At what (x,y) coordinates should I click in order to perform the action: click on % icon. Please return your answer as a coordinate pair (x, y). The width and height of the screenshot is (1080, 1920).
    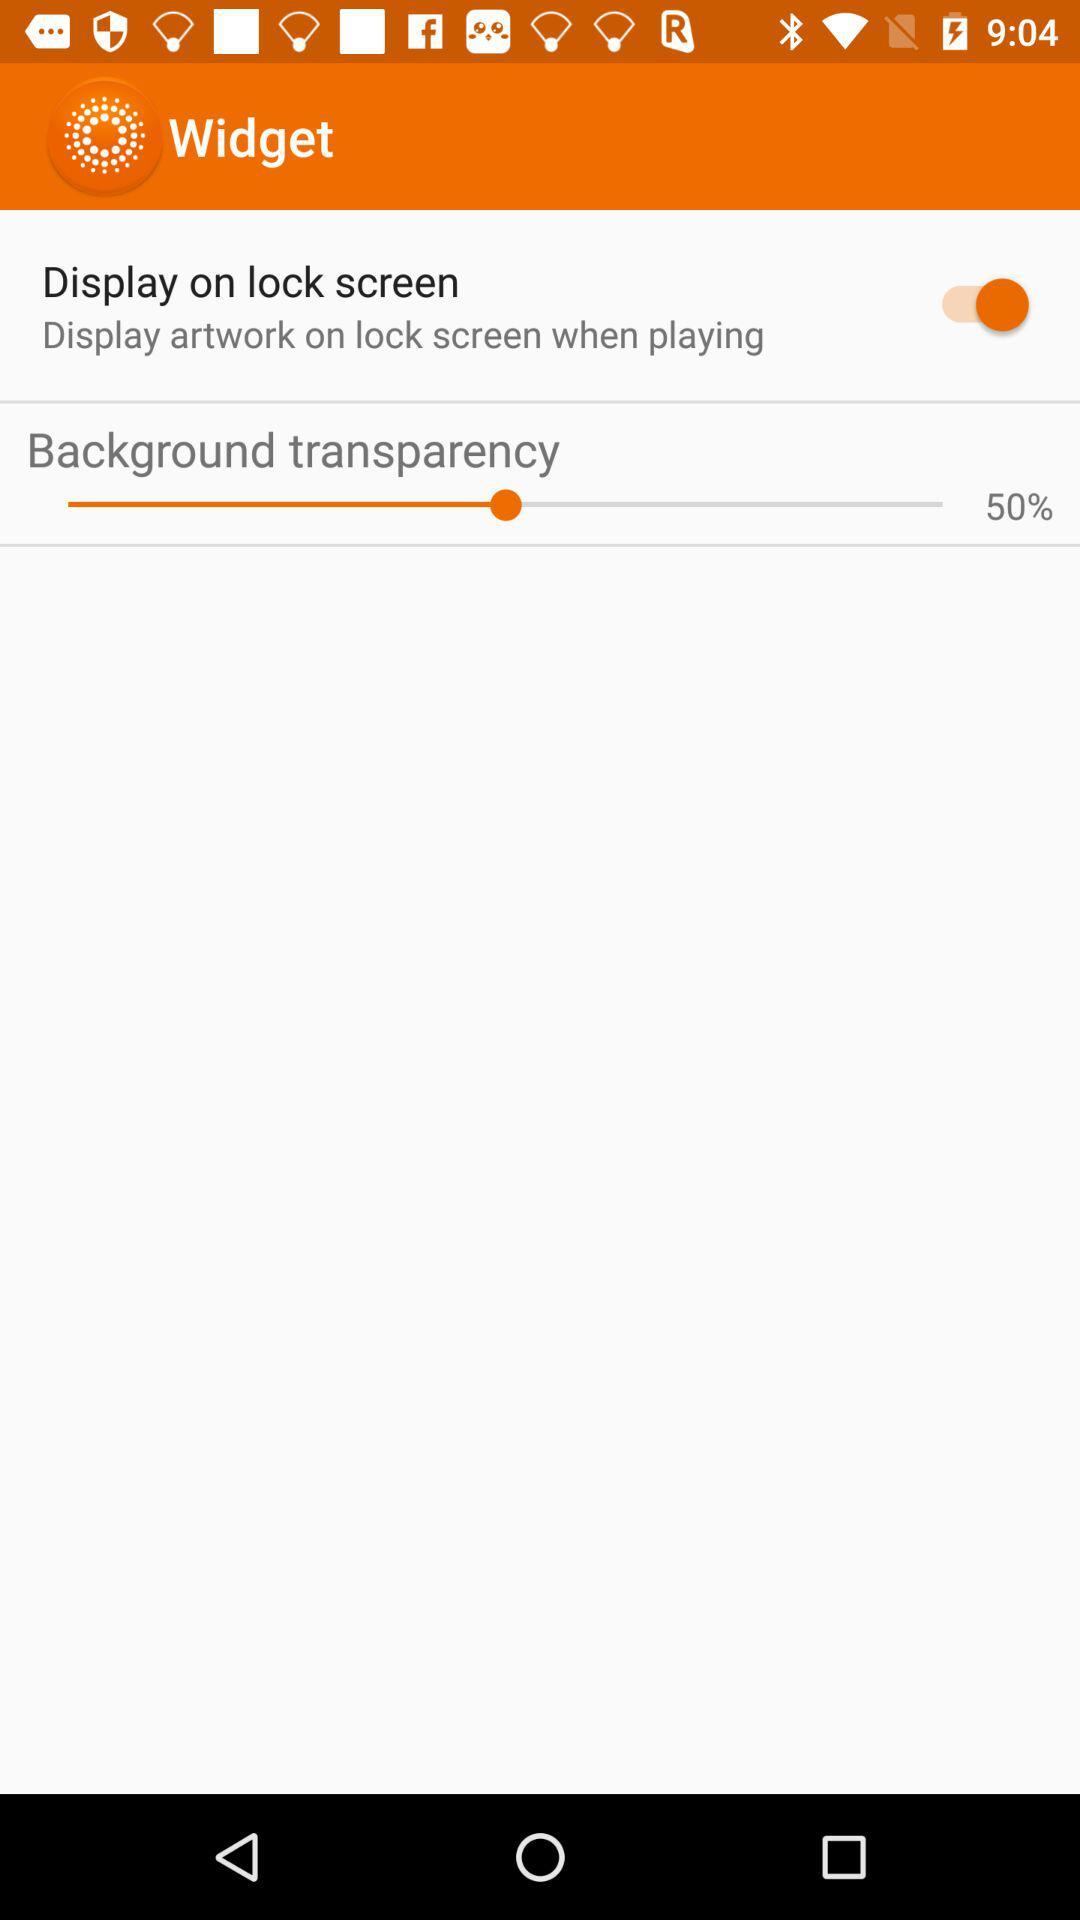
    Looking at the image, I should click on (1039, 505).